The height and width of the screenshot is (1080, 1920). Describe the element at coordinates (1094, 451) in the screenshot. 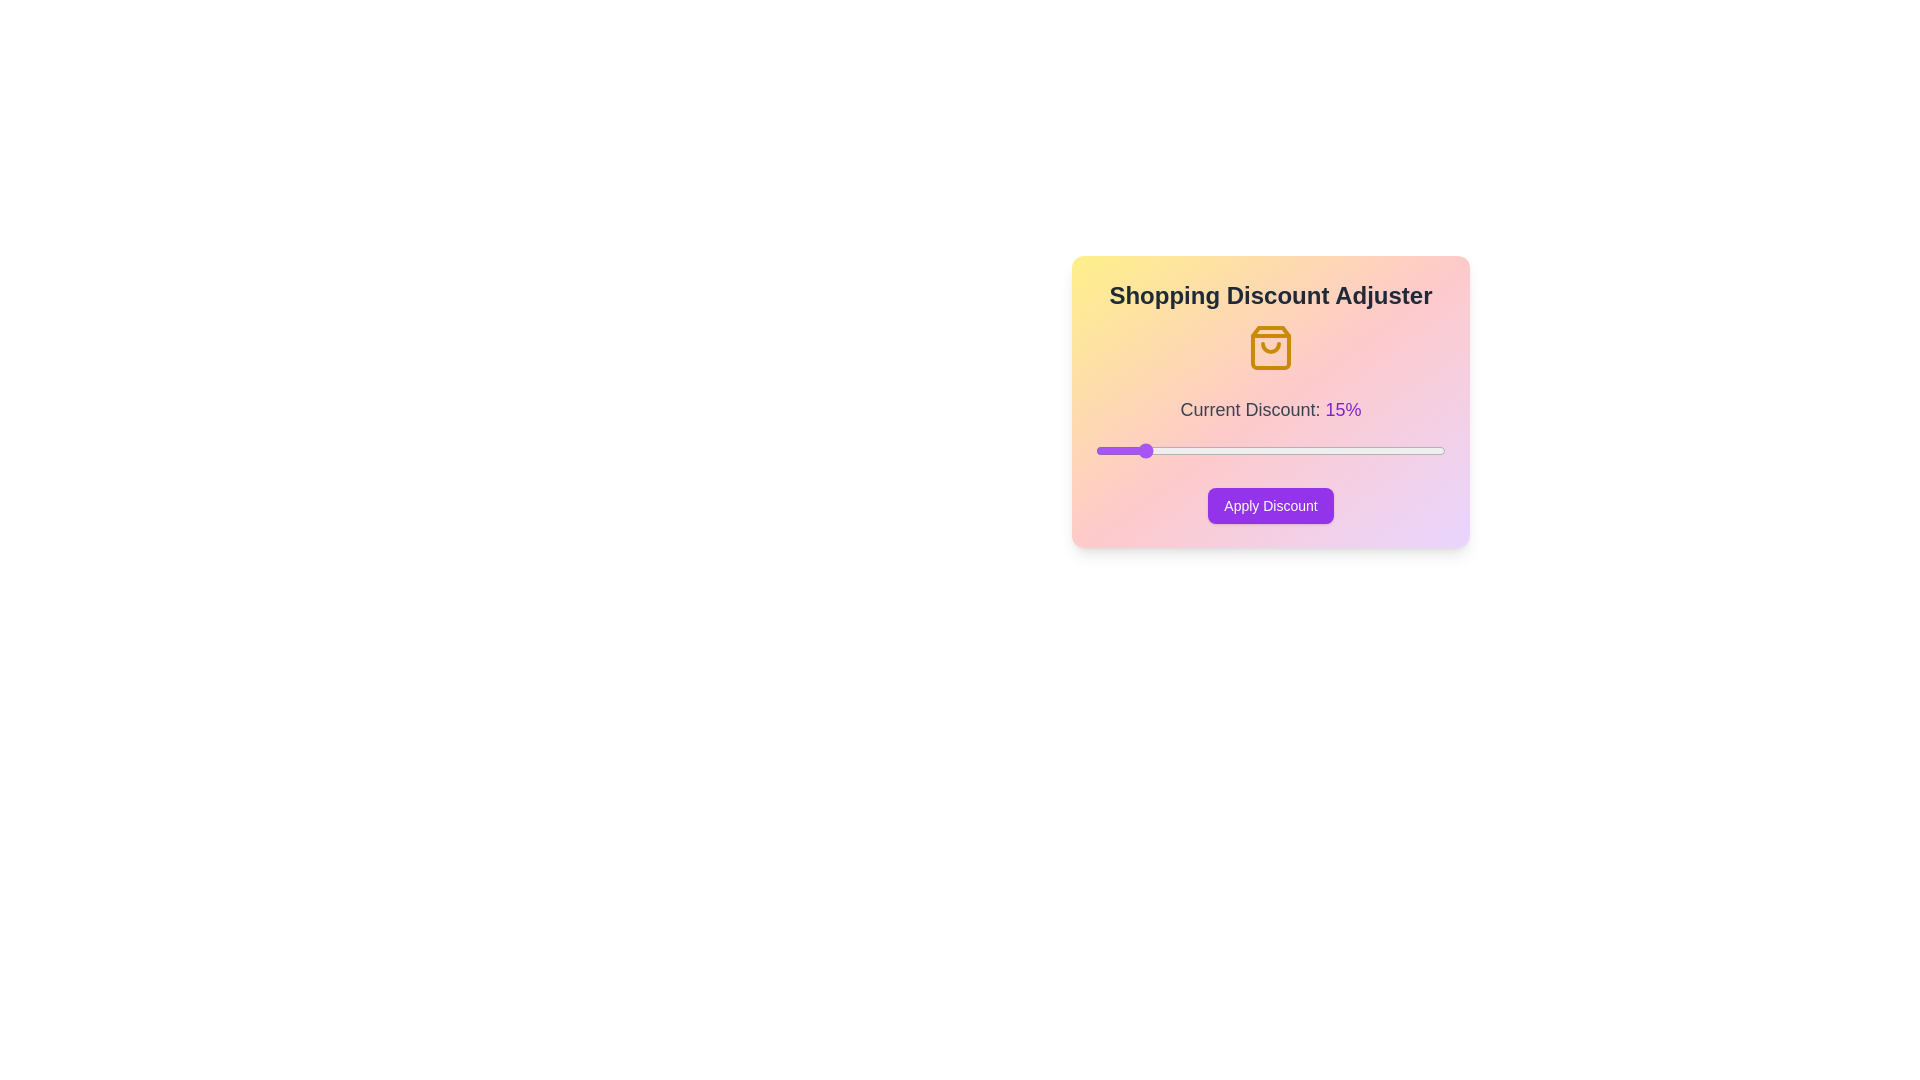

I see `the discount slider to set the discount percentage to 10` at that location.